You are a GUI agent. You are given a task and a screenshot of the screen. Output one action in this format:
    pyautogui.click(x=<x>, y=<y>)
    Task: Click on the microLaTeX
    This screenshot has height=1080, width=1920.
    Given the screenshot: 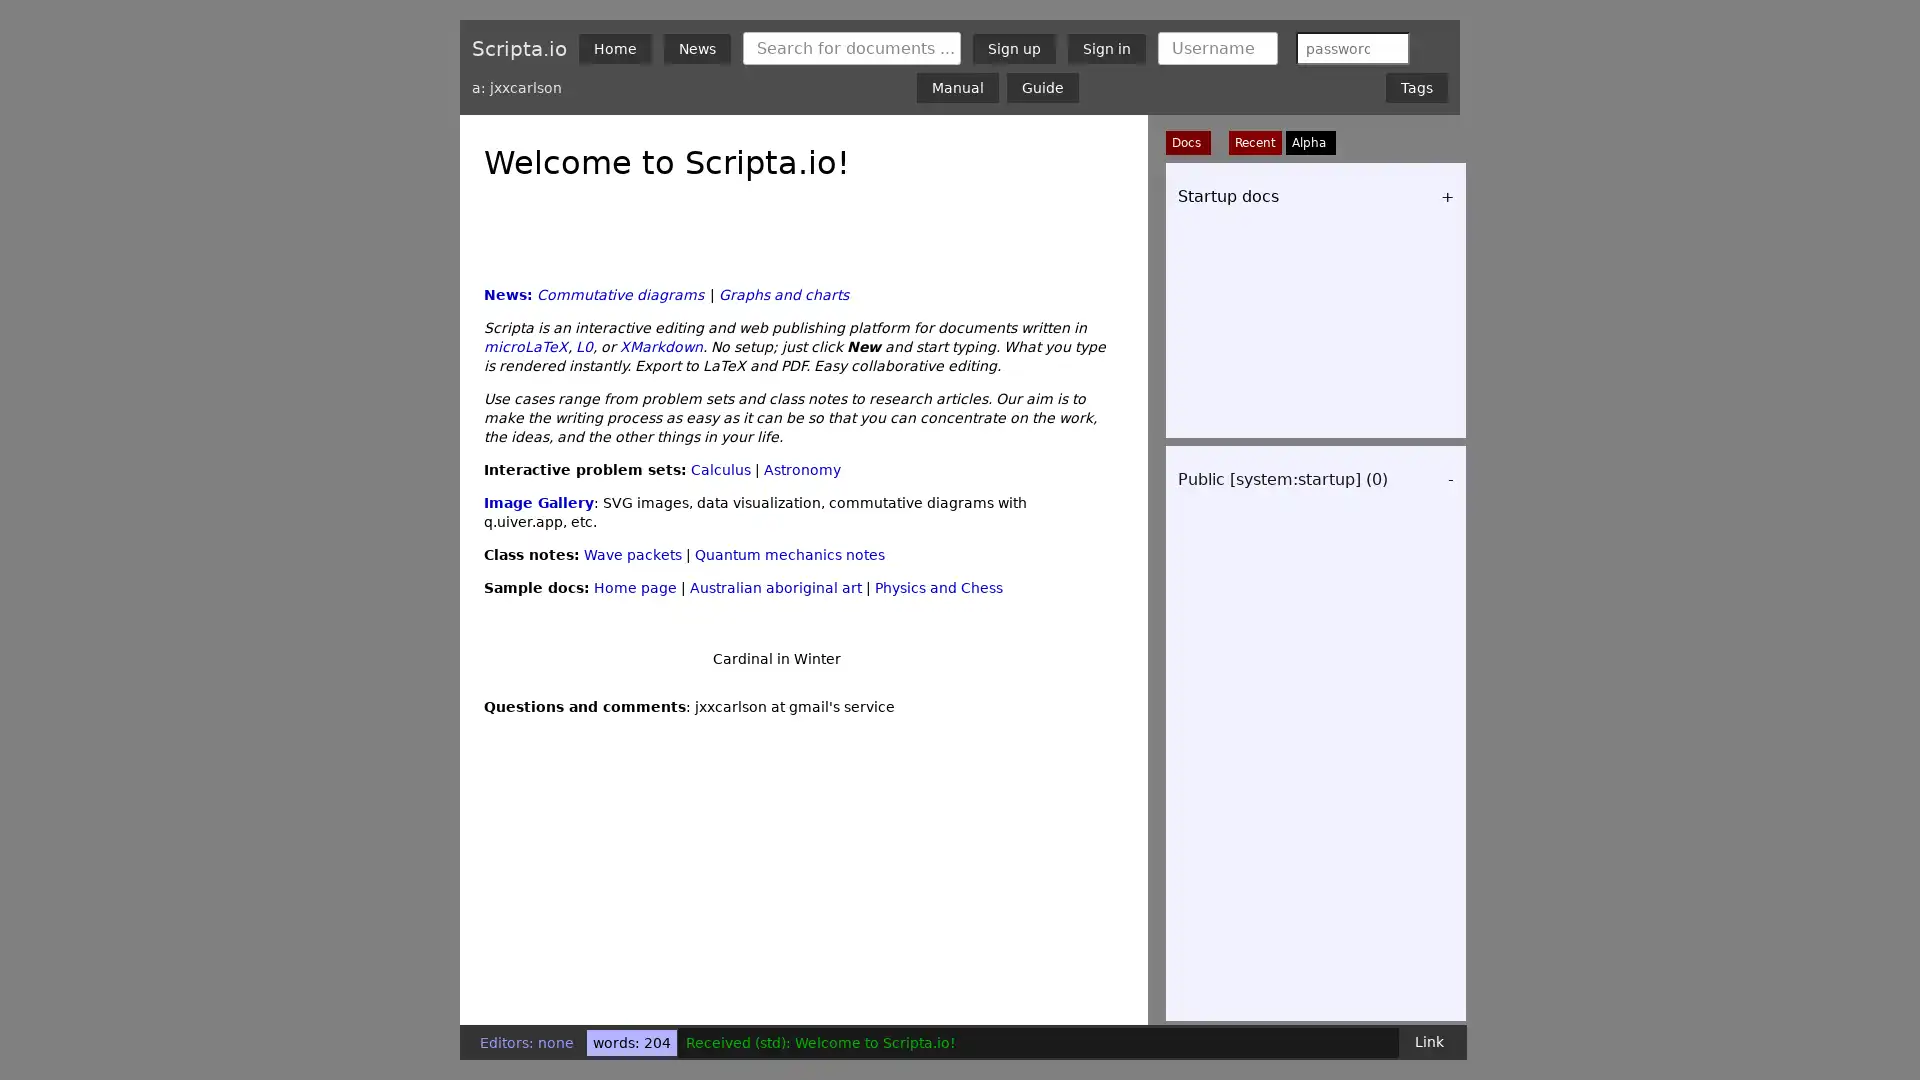 What is the action you would take?
    pyautogui.click(x=526, y=500)
    